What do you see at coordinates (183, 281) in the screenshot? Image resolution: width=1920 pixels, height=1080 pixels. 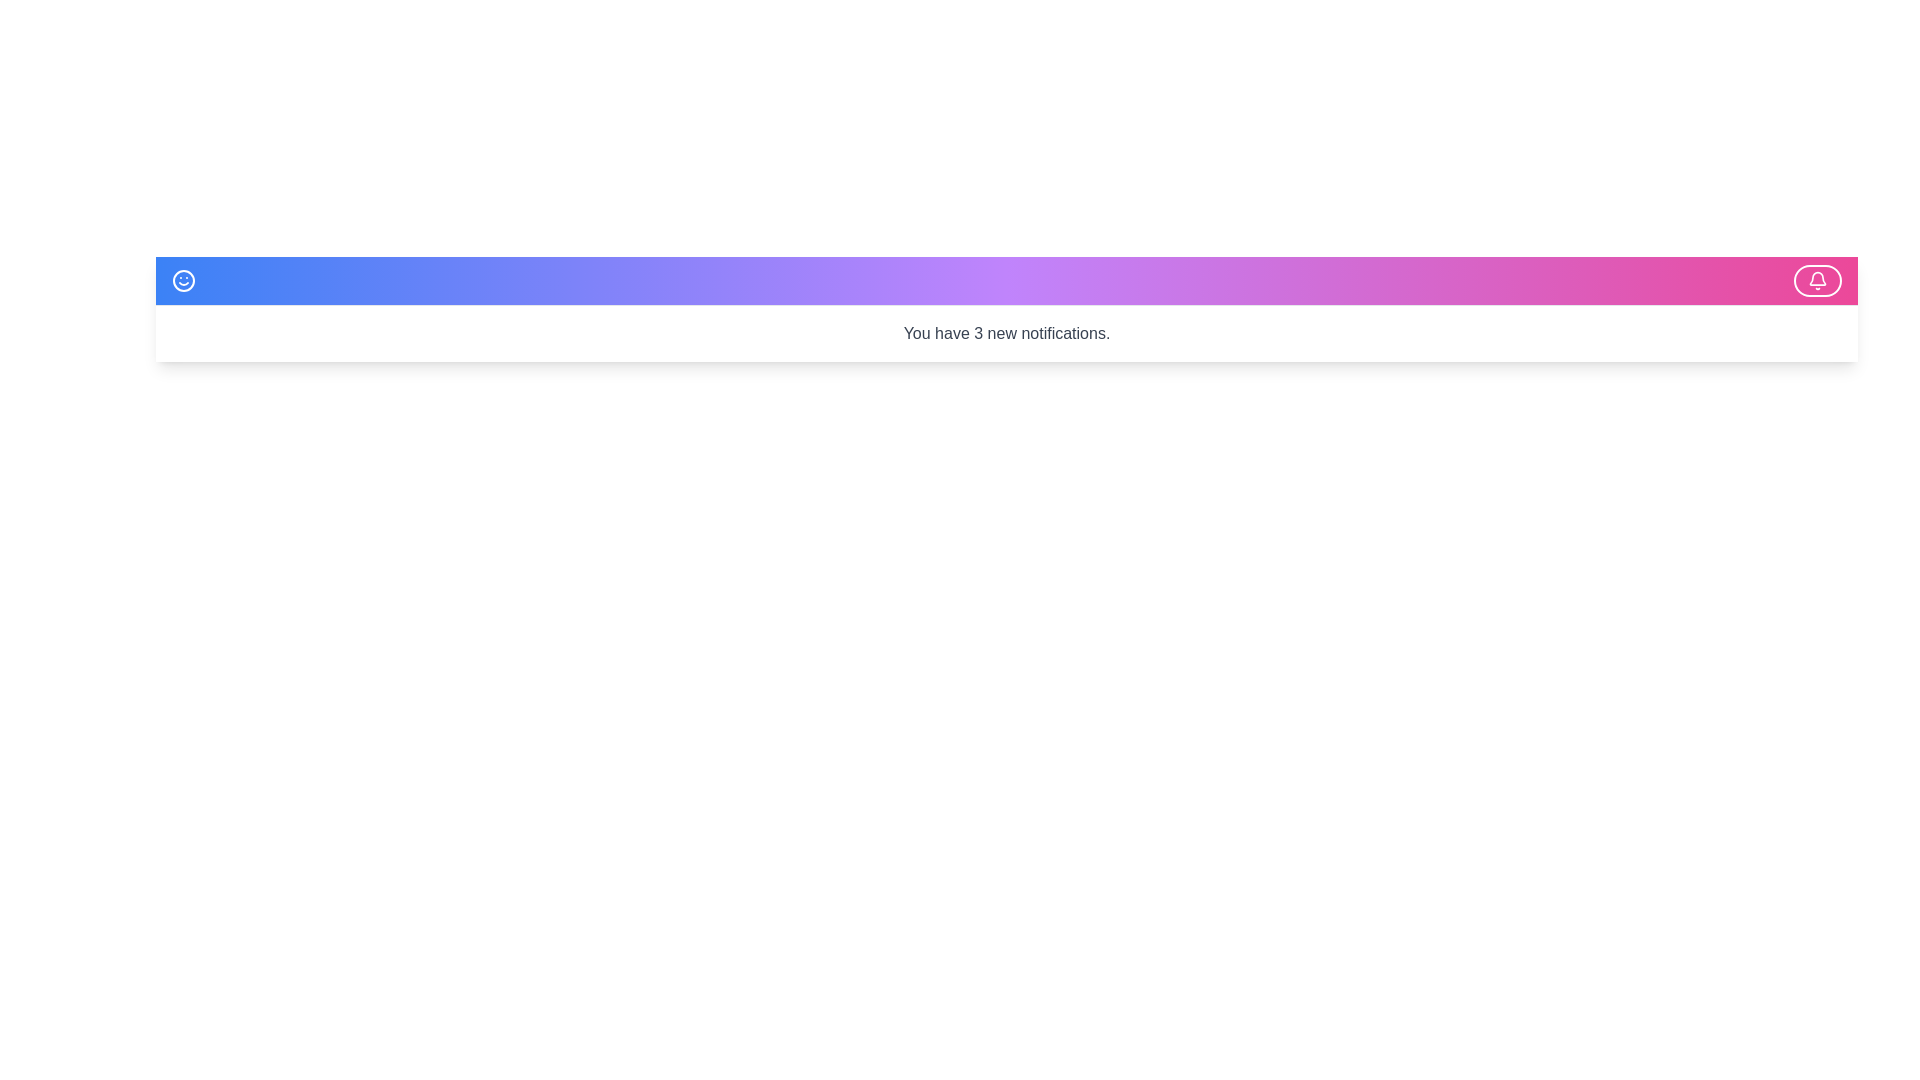 I see `the circular outline of the smiling face icon located in the top-left corner of the interface` at bounding box center [183, 281].